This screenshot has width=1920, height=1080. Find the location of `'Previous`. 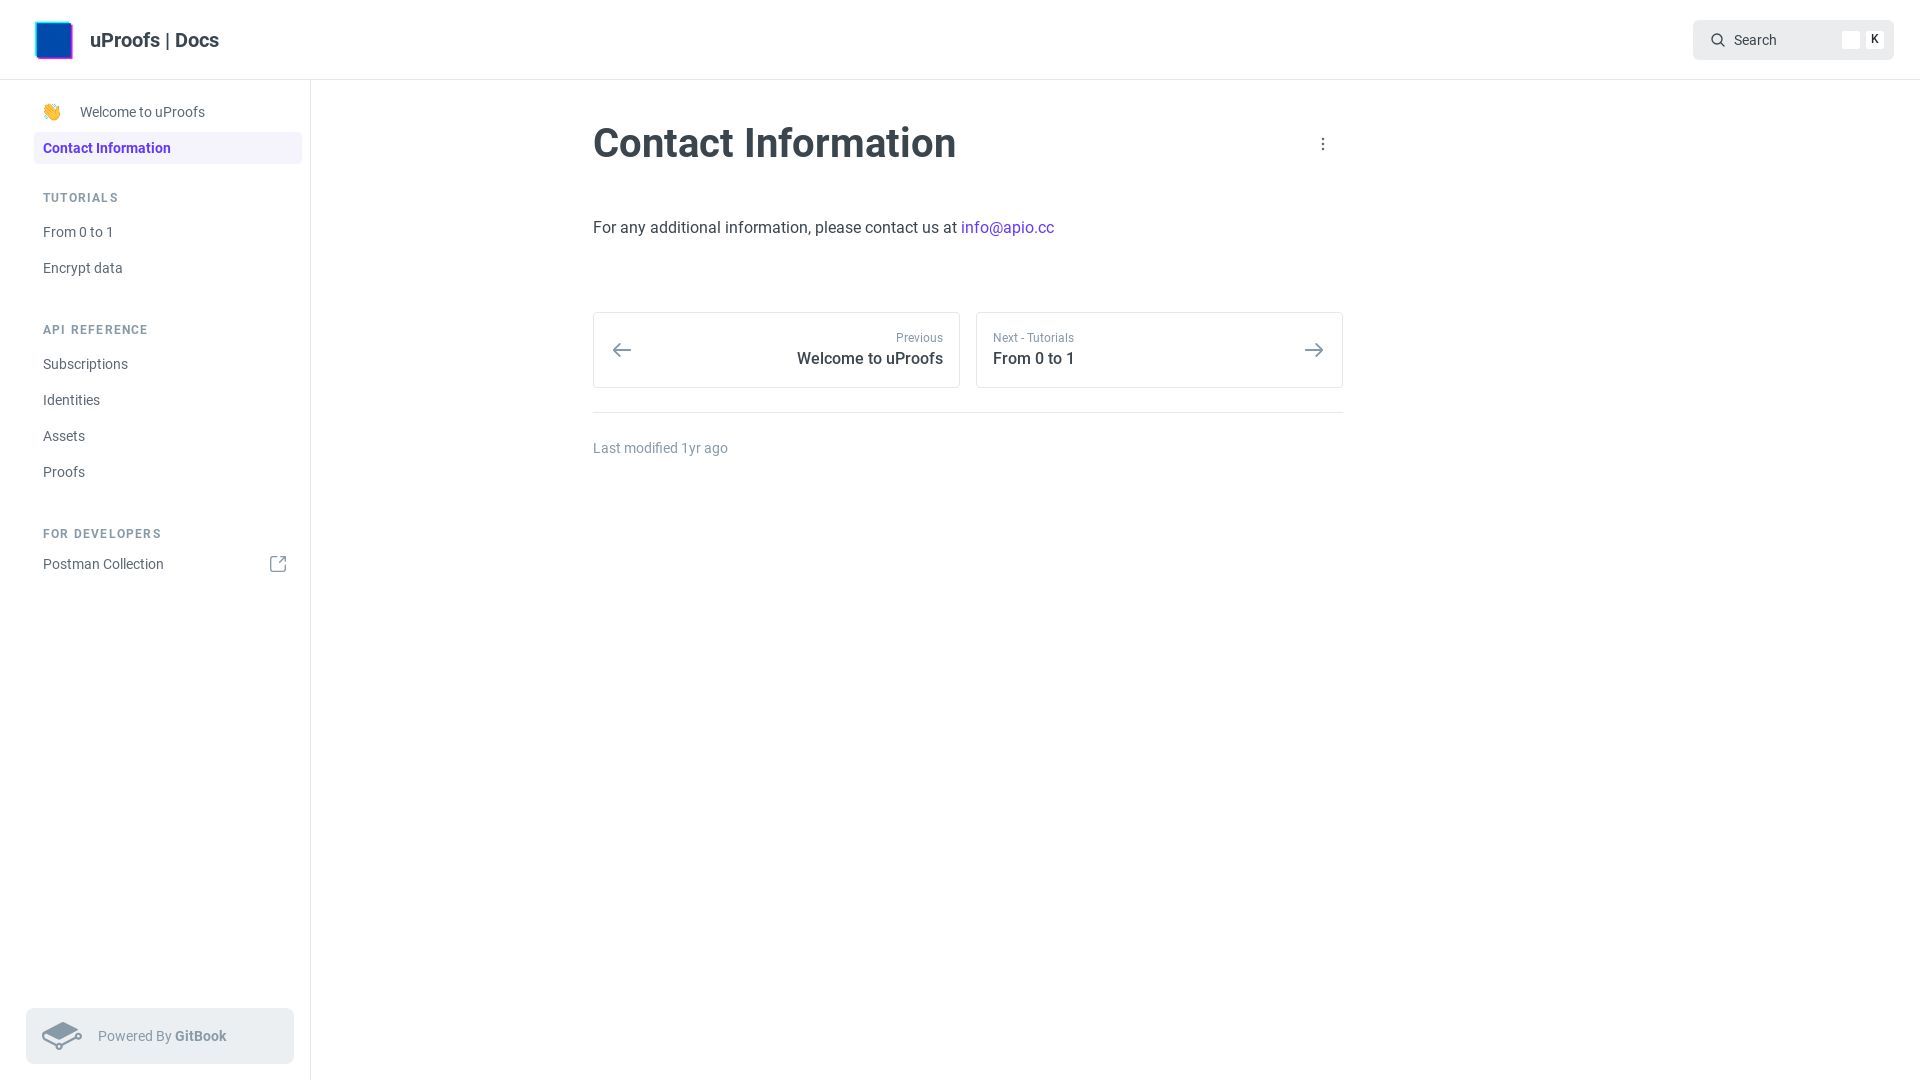

'Previous is located at coordinates (775, 349).